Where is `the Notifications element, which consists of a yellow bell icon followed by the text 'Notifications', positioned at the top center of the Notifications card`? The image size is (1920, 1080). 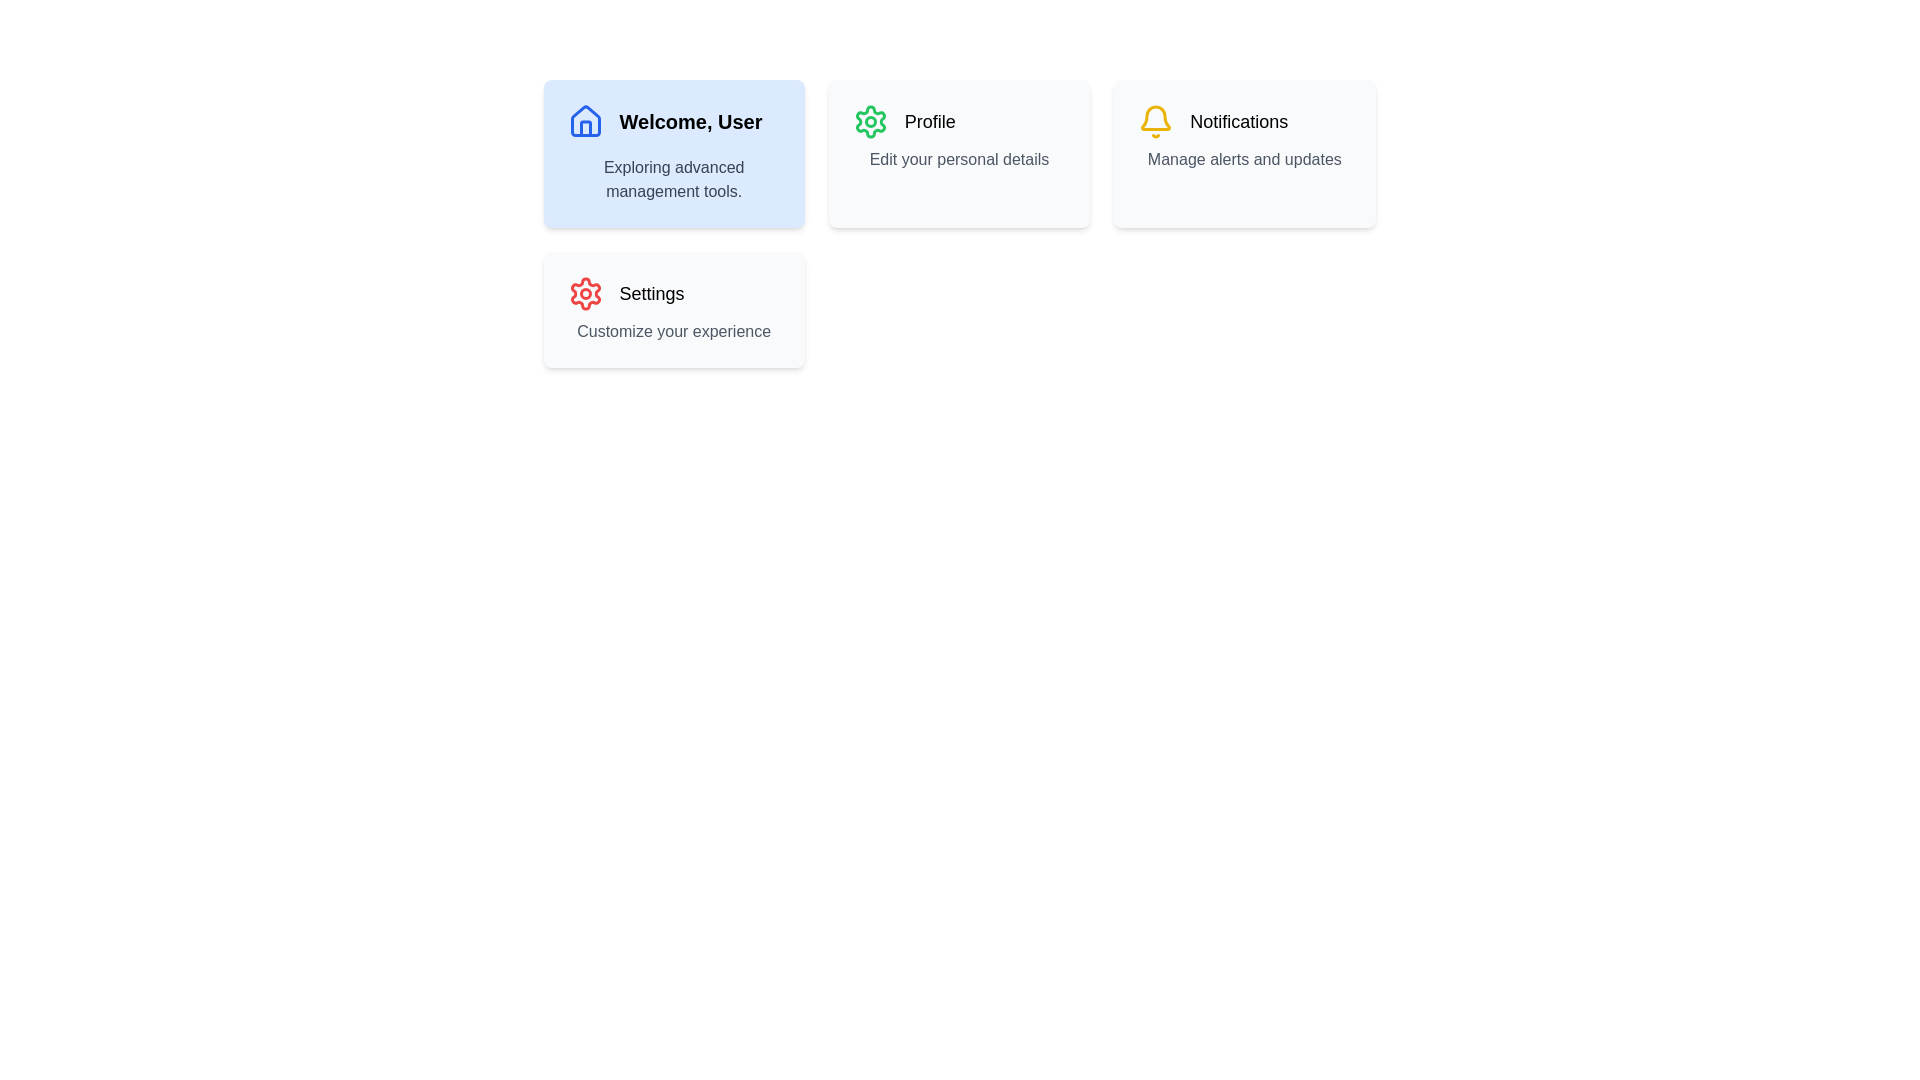
the Notifications element, which consists of a yellow bell icon followed by the text 'Notifications', positioned at the top center of the Notifications card is located at coordinates (1243, 122).